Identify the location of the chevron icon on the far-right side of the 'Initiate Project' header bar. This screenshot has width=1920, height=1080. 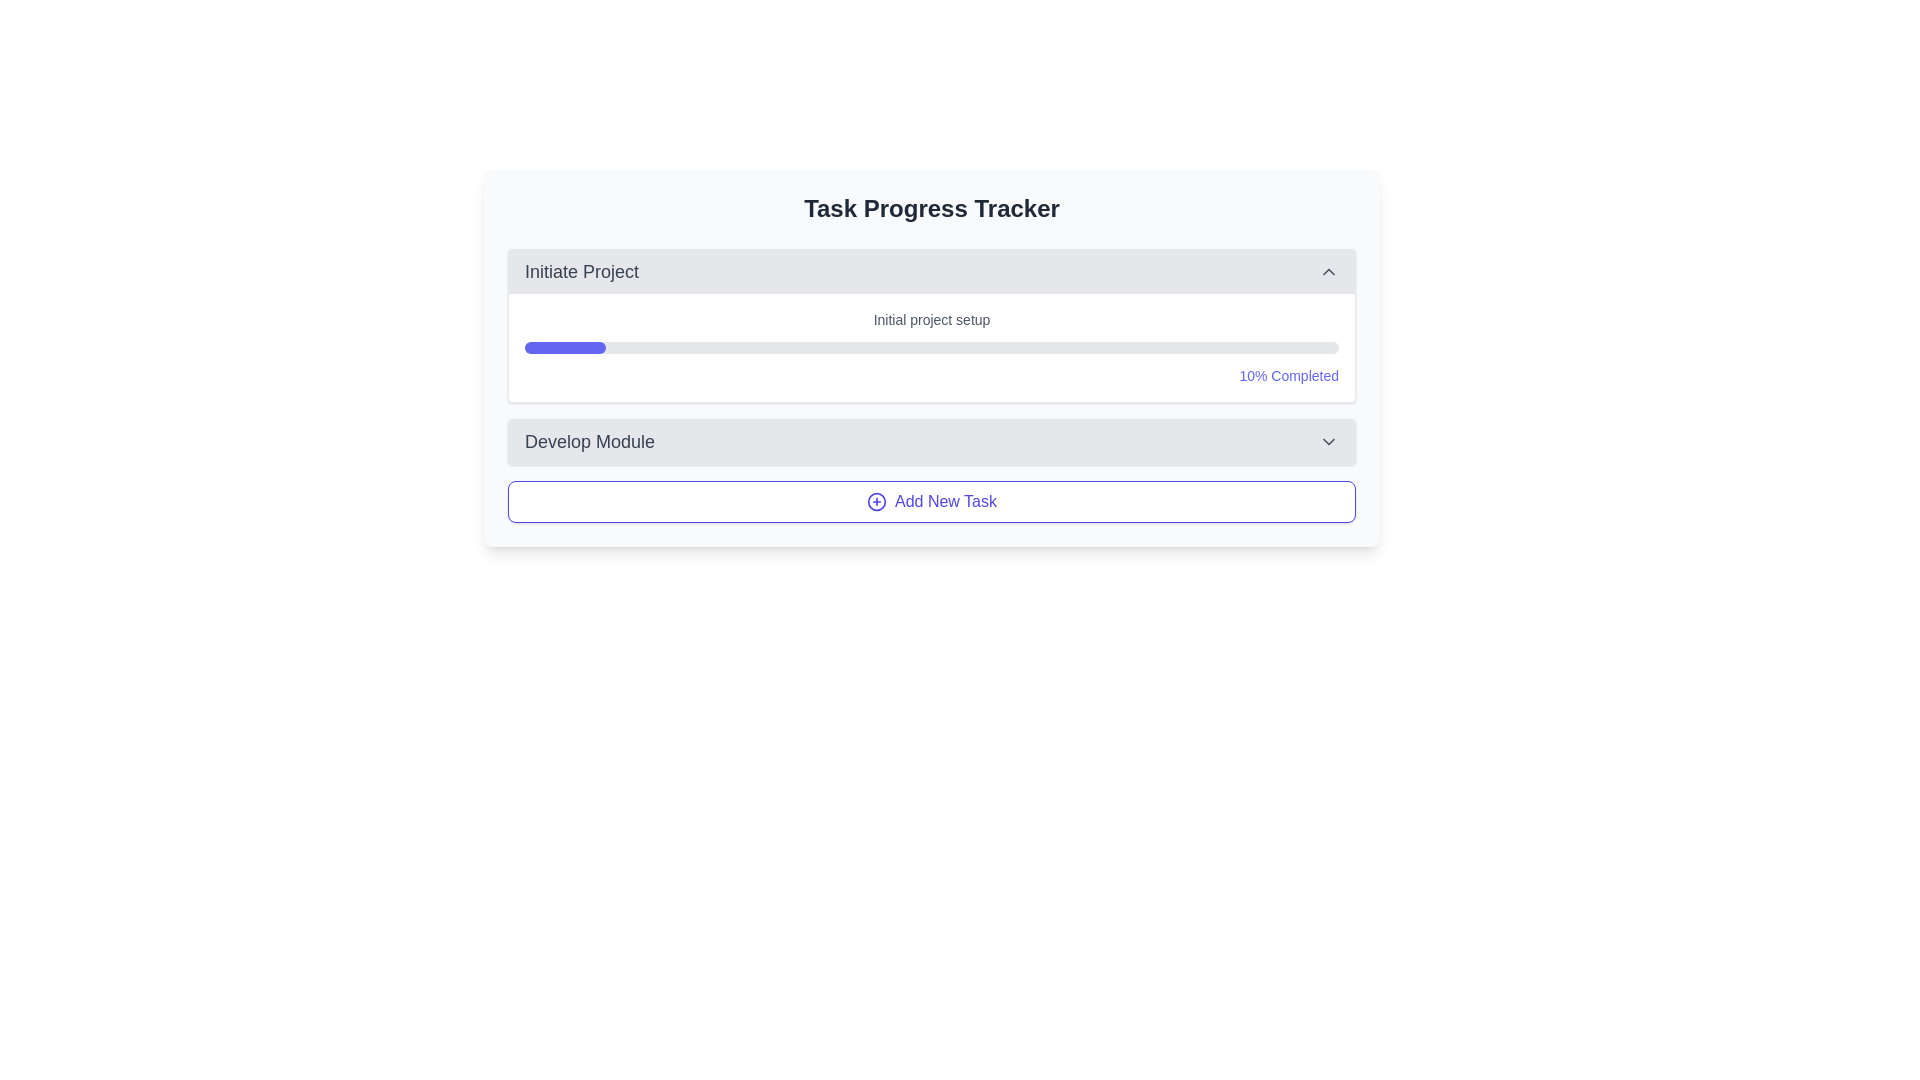
(1329, 272).